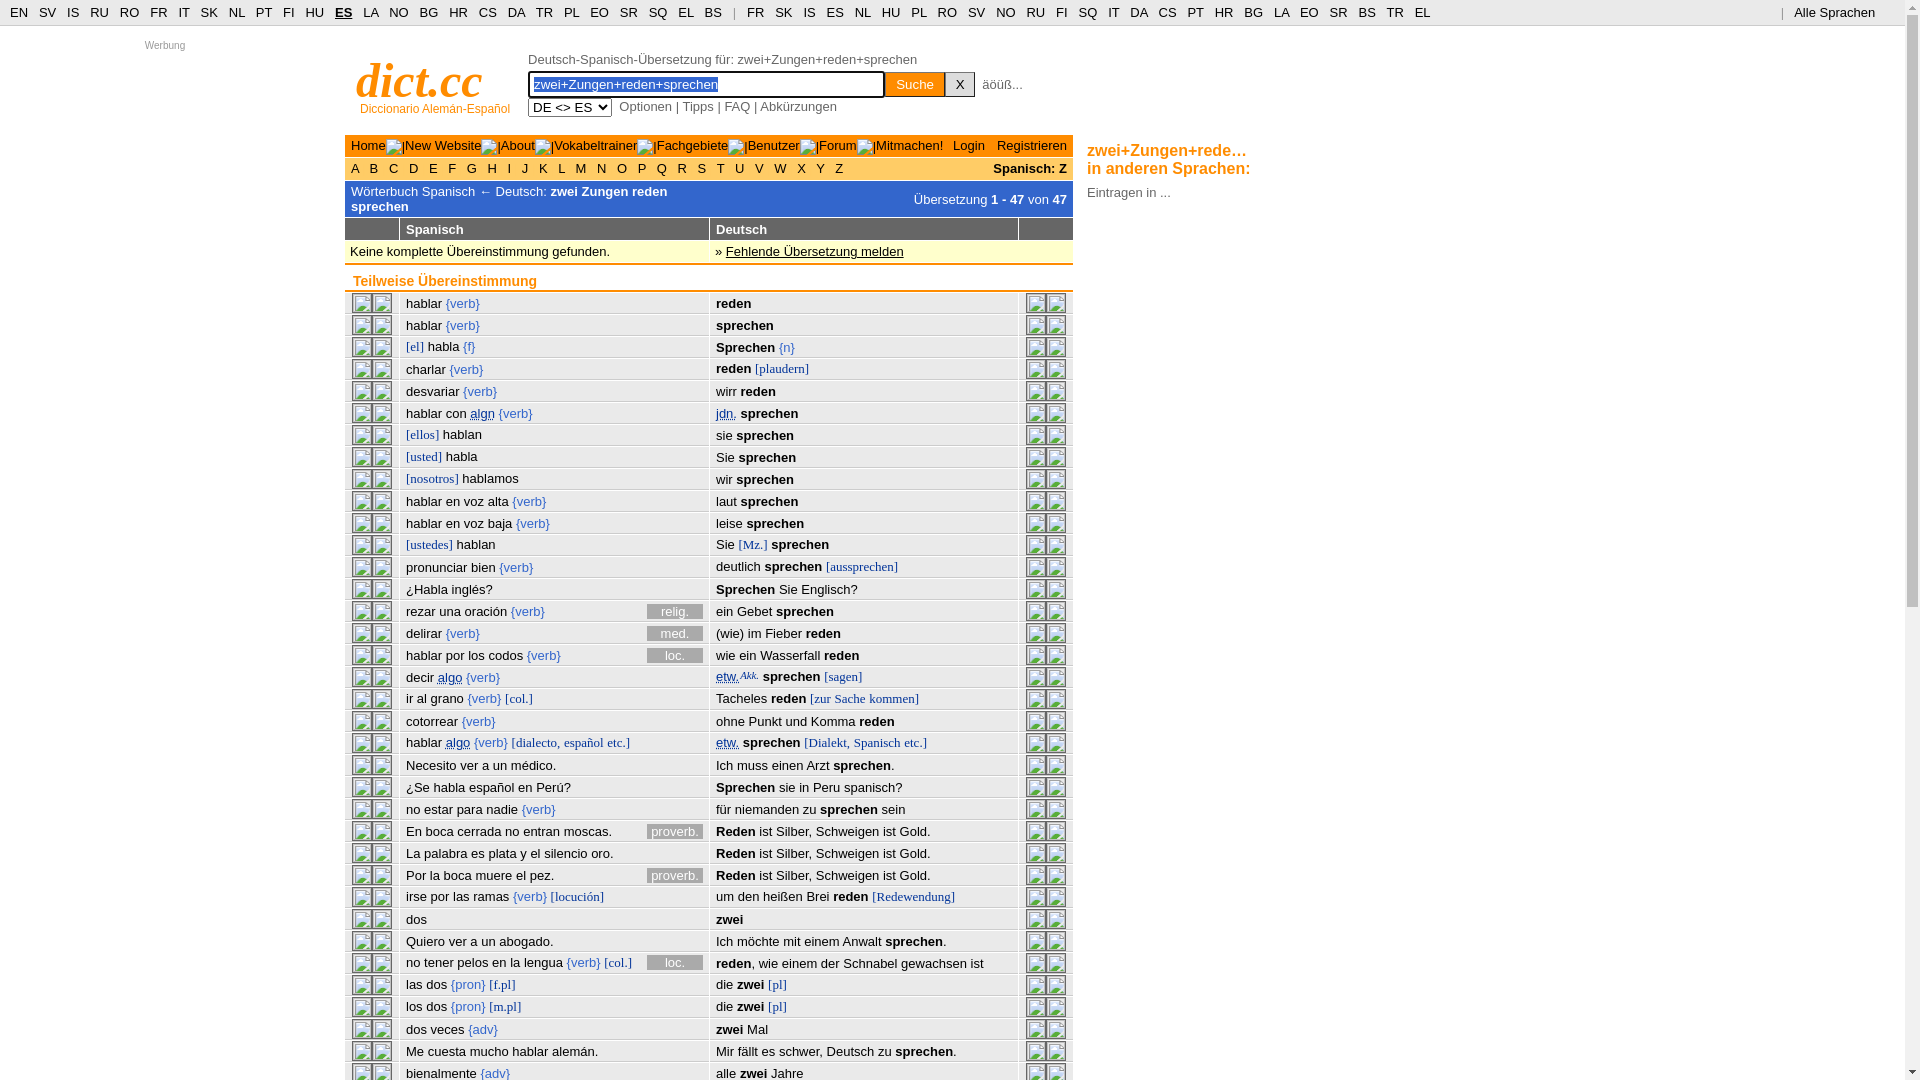 The height and width of the screenshot is (1080, 1920). What do you see at coordinates (490, 895) in the screenshot?
I see `'ramas'` at bounding box center [490, 895].